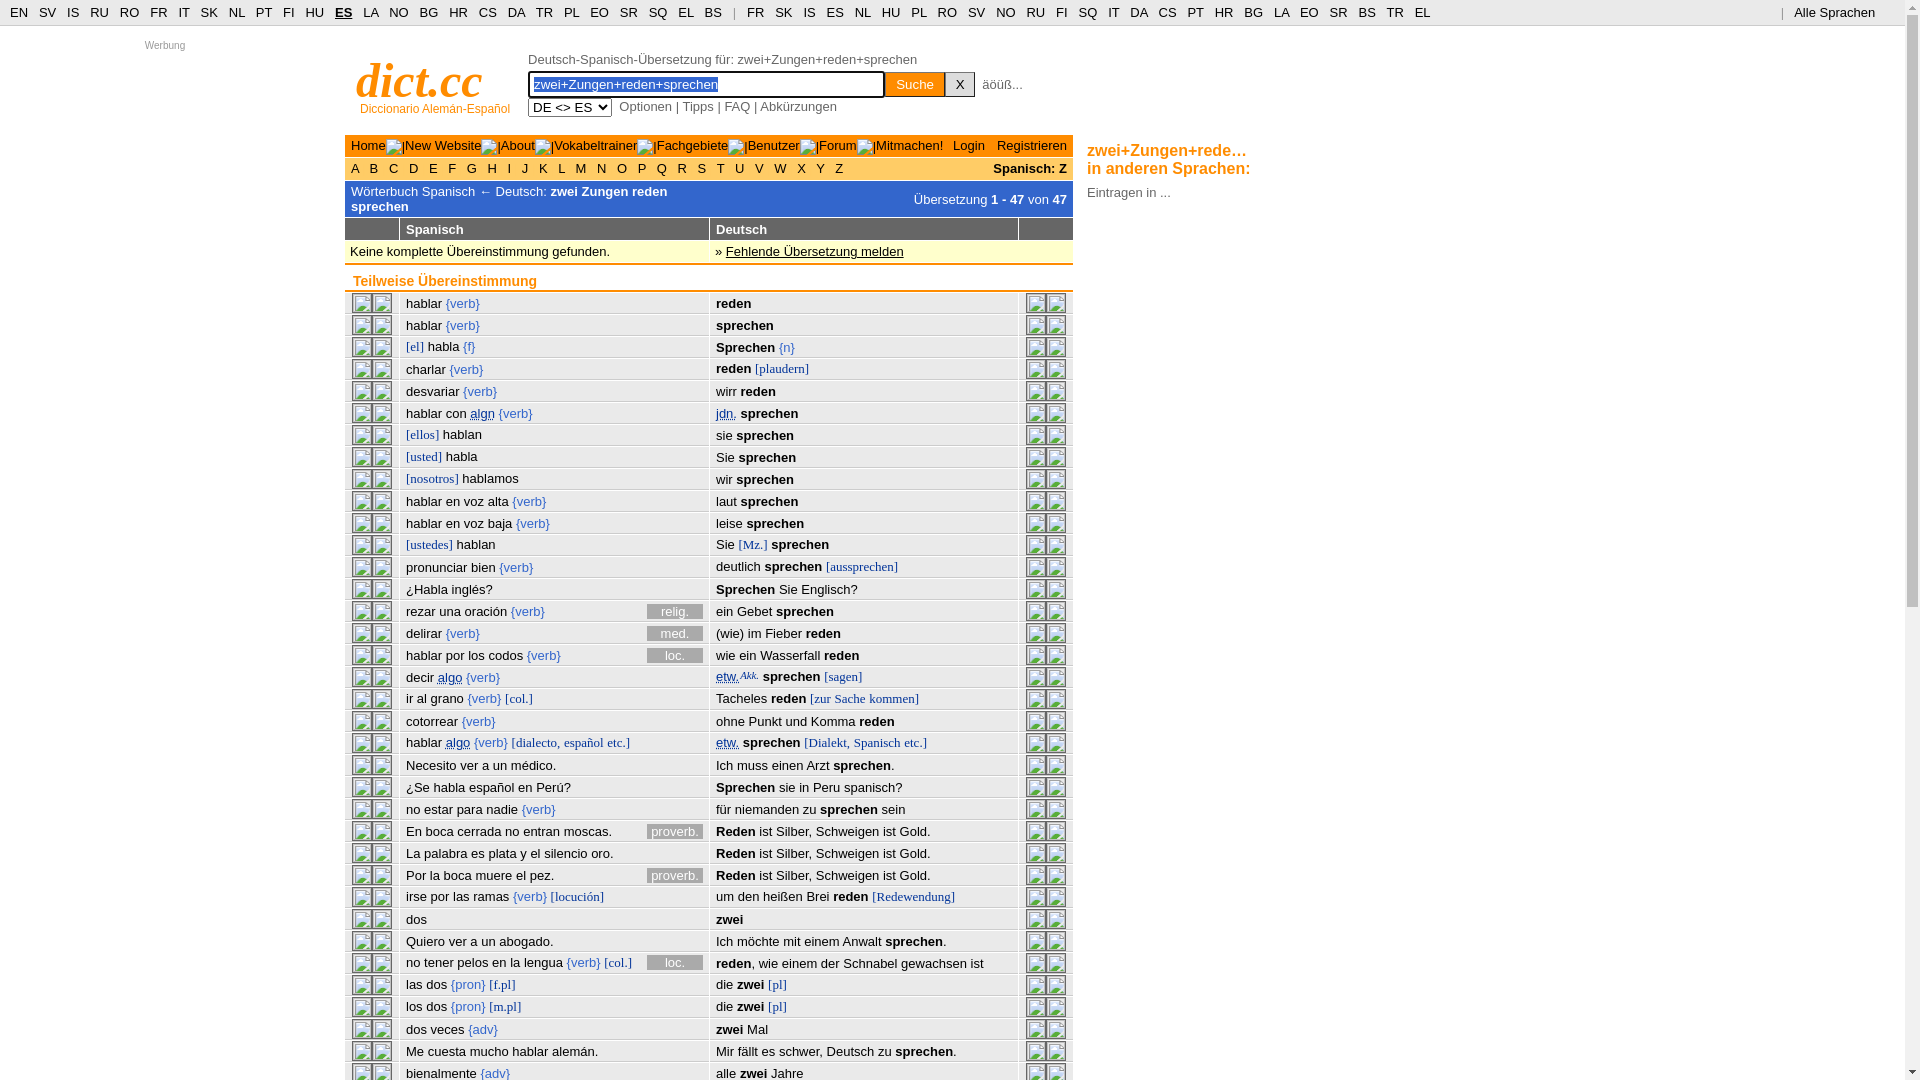 The height and width of the screenshot is (1080, 1920). What do you see at coordinates (490, 895) in the screenshot?
I see `'ramas'` at bounding box center [490, 895].